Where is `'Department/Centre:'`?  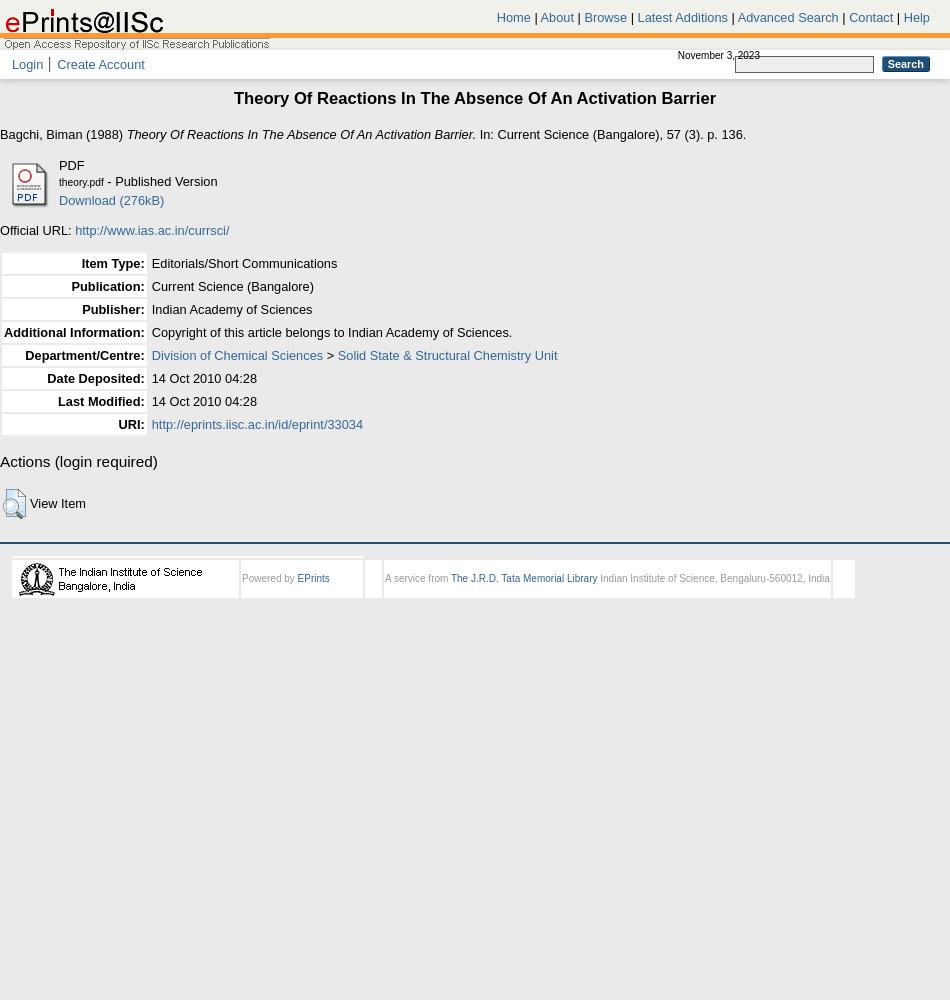 'Department/Centre:' is located at coordinates (24, 354).